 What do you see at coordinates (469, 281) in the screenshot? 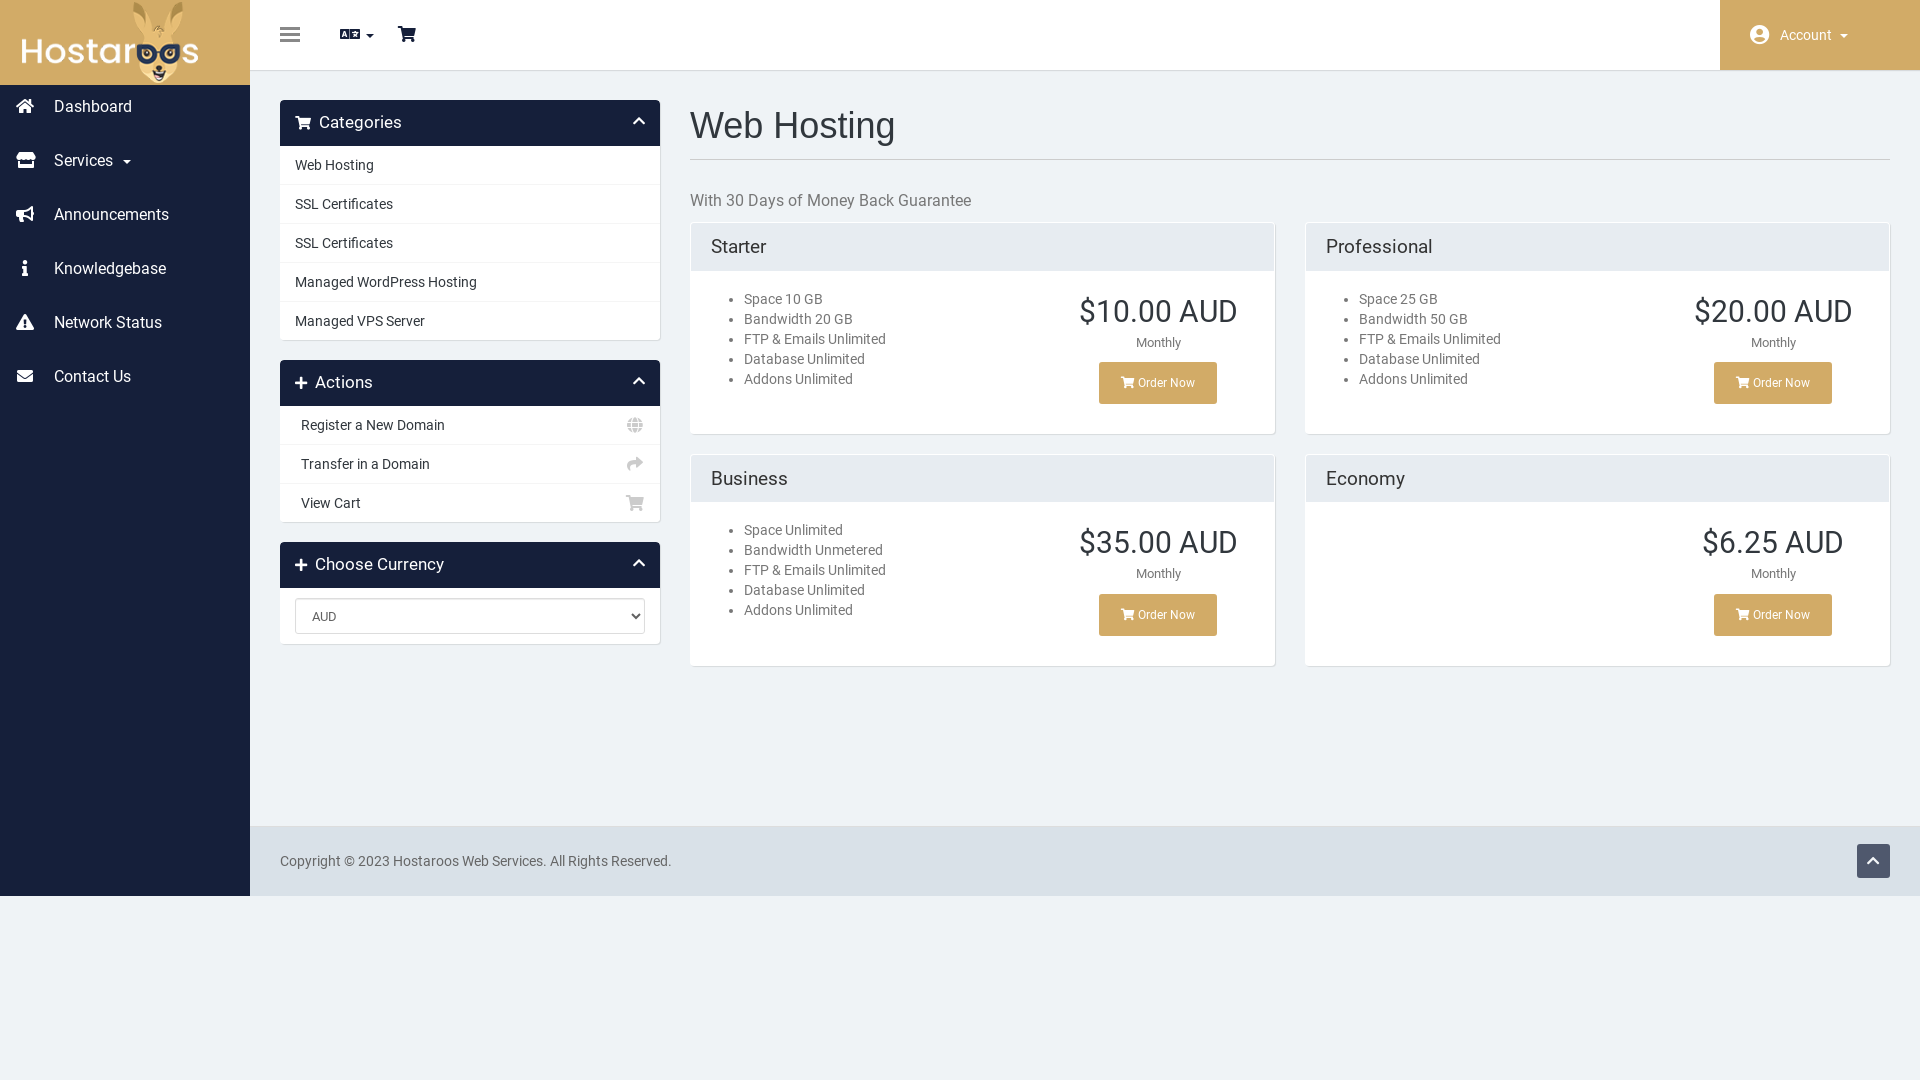
I see `'Managed WordPress Hosting'` at bounding box center [469, 281].